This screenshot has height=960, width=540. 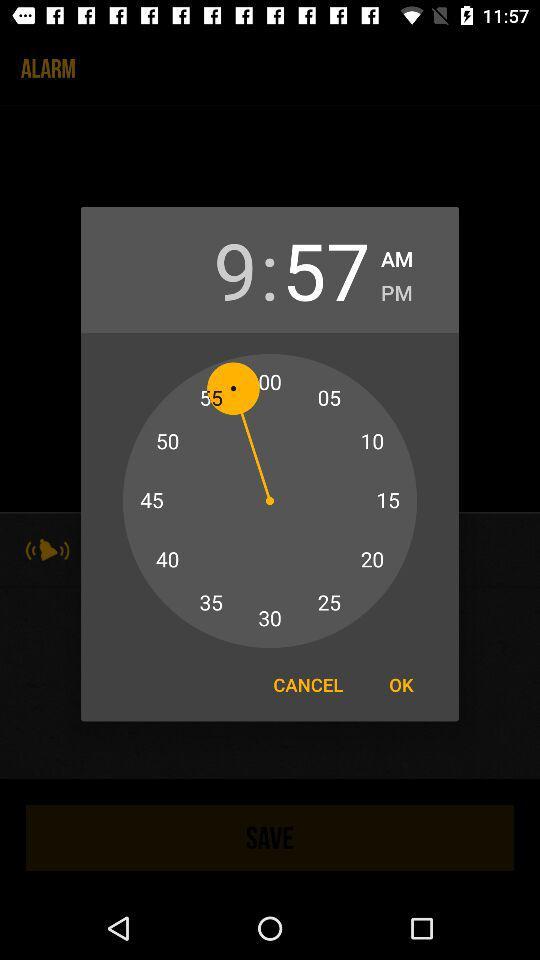 What do you see at coordinates (401, 684) in the screenshot?
I see `icon to the right of the cancel item` at bounding box center [401, 684].